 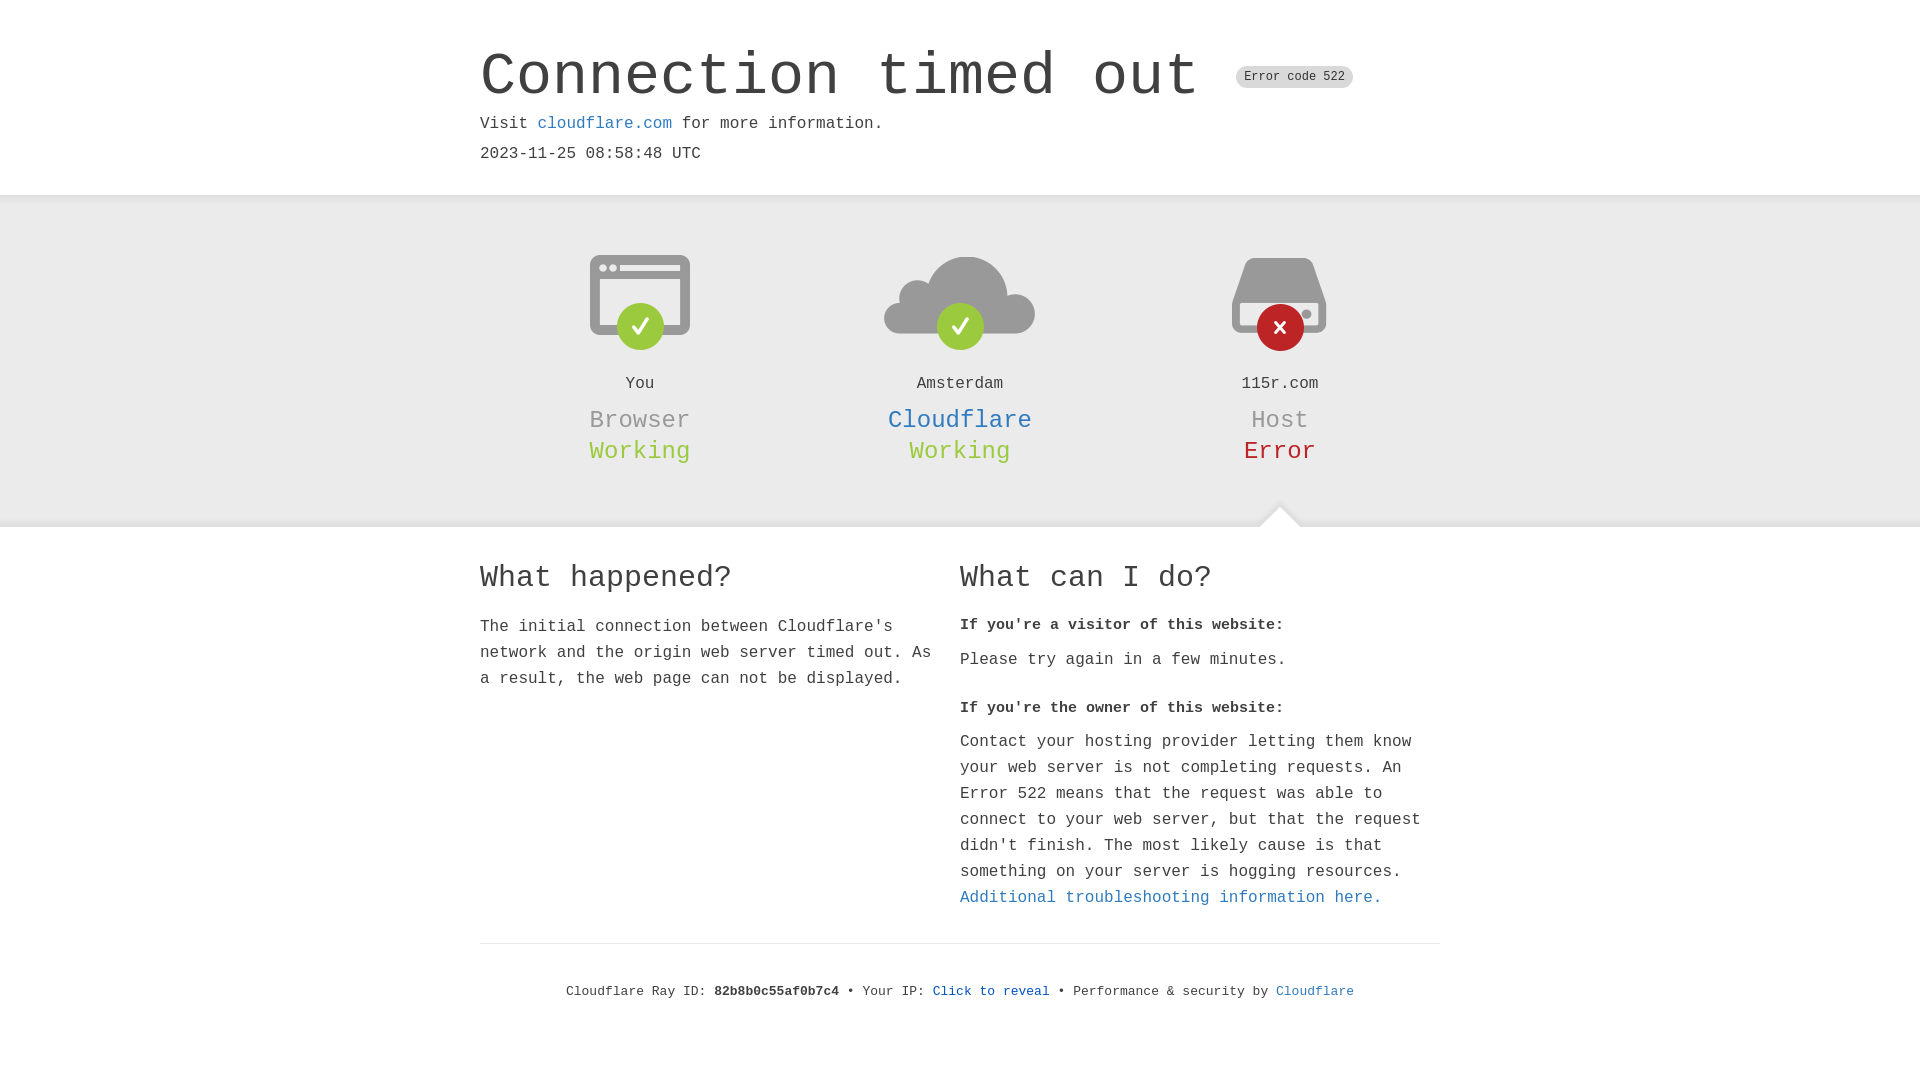 What do you see at coordinates (960, 419) in the screenshot?
I see `'Cloudflare'` at bounding box center [960, 419].